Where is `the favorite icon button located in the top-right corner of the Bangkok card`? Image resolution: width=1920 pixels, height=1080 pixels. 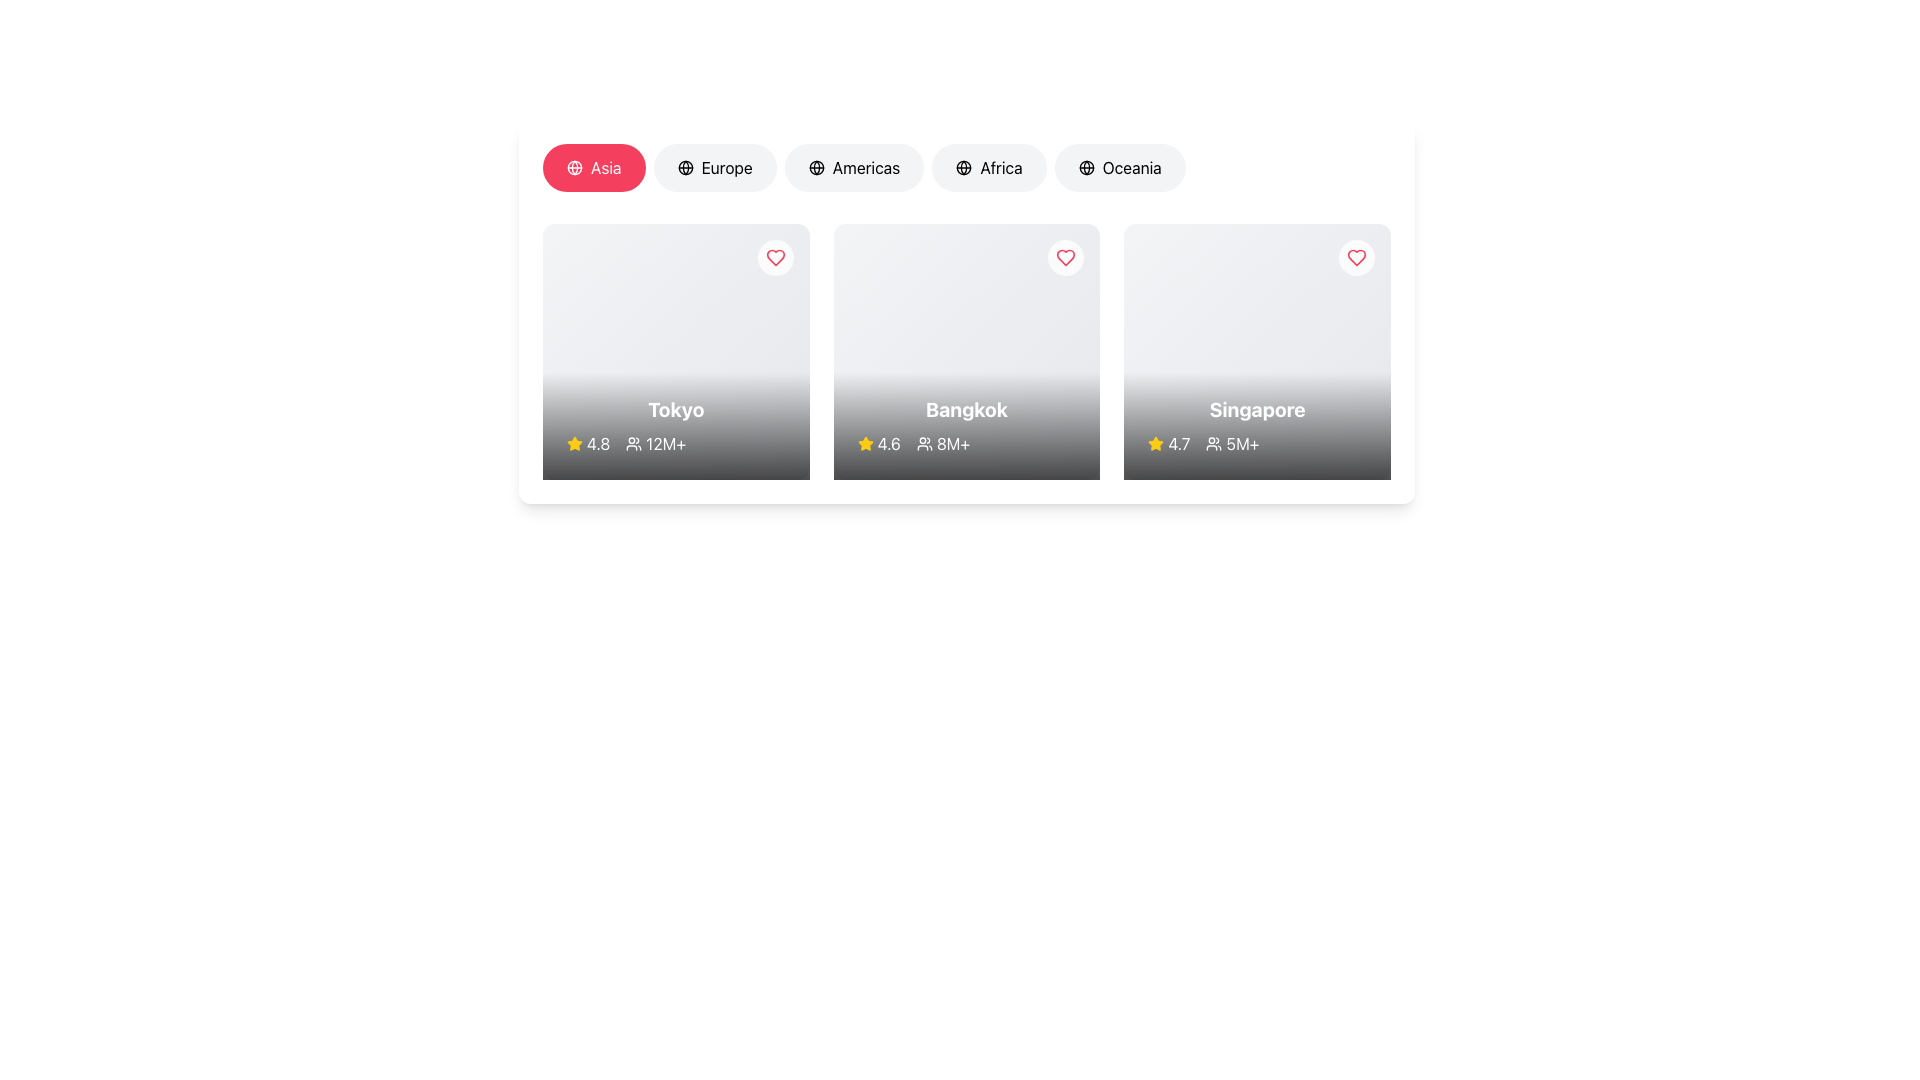 the favorite icon button located in the top-right corner of the Bangkok card is located at coordinates (1065, 257).